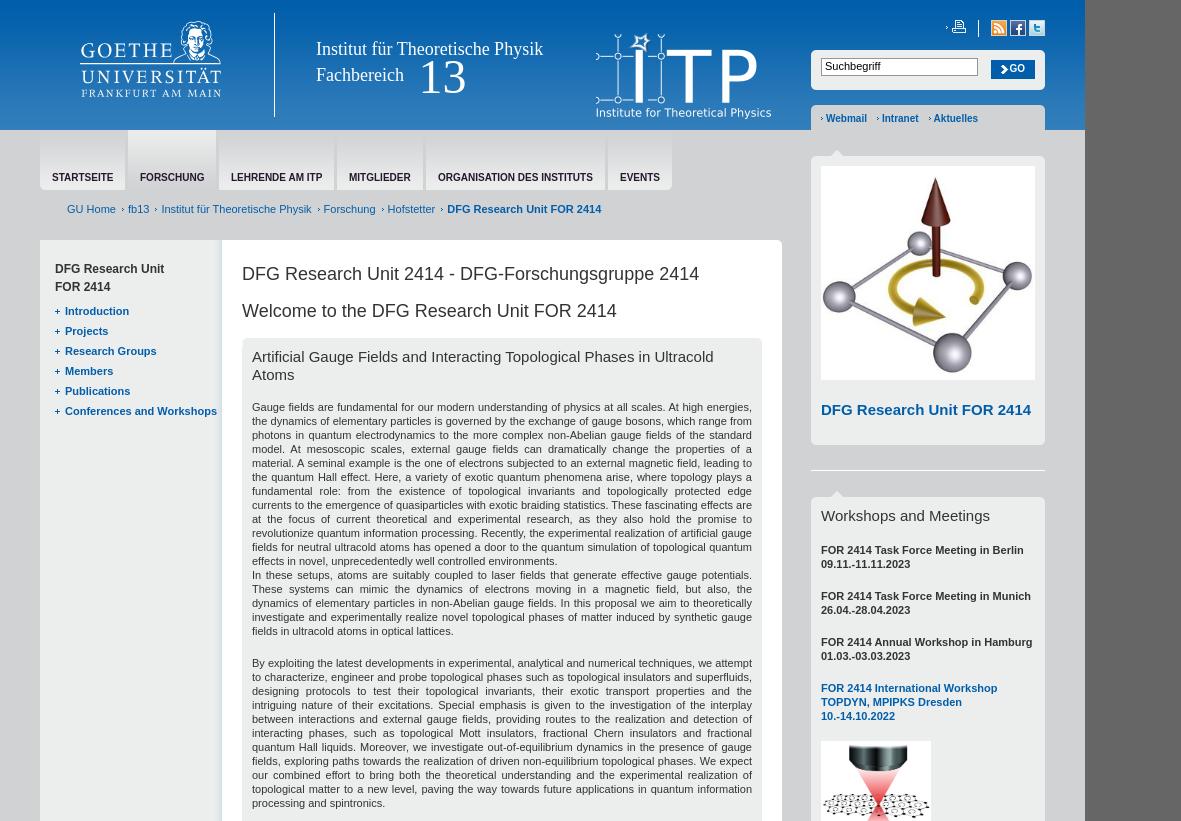  What do you see at coordinates (138, 208) in the screenshot?
I see `'fb13'` at bounding box center [138, 208].